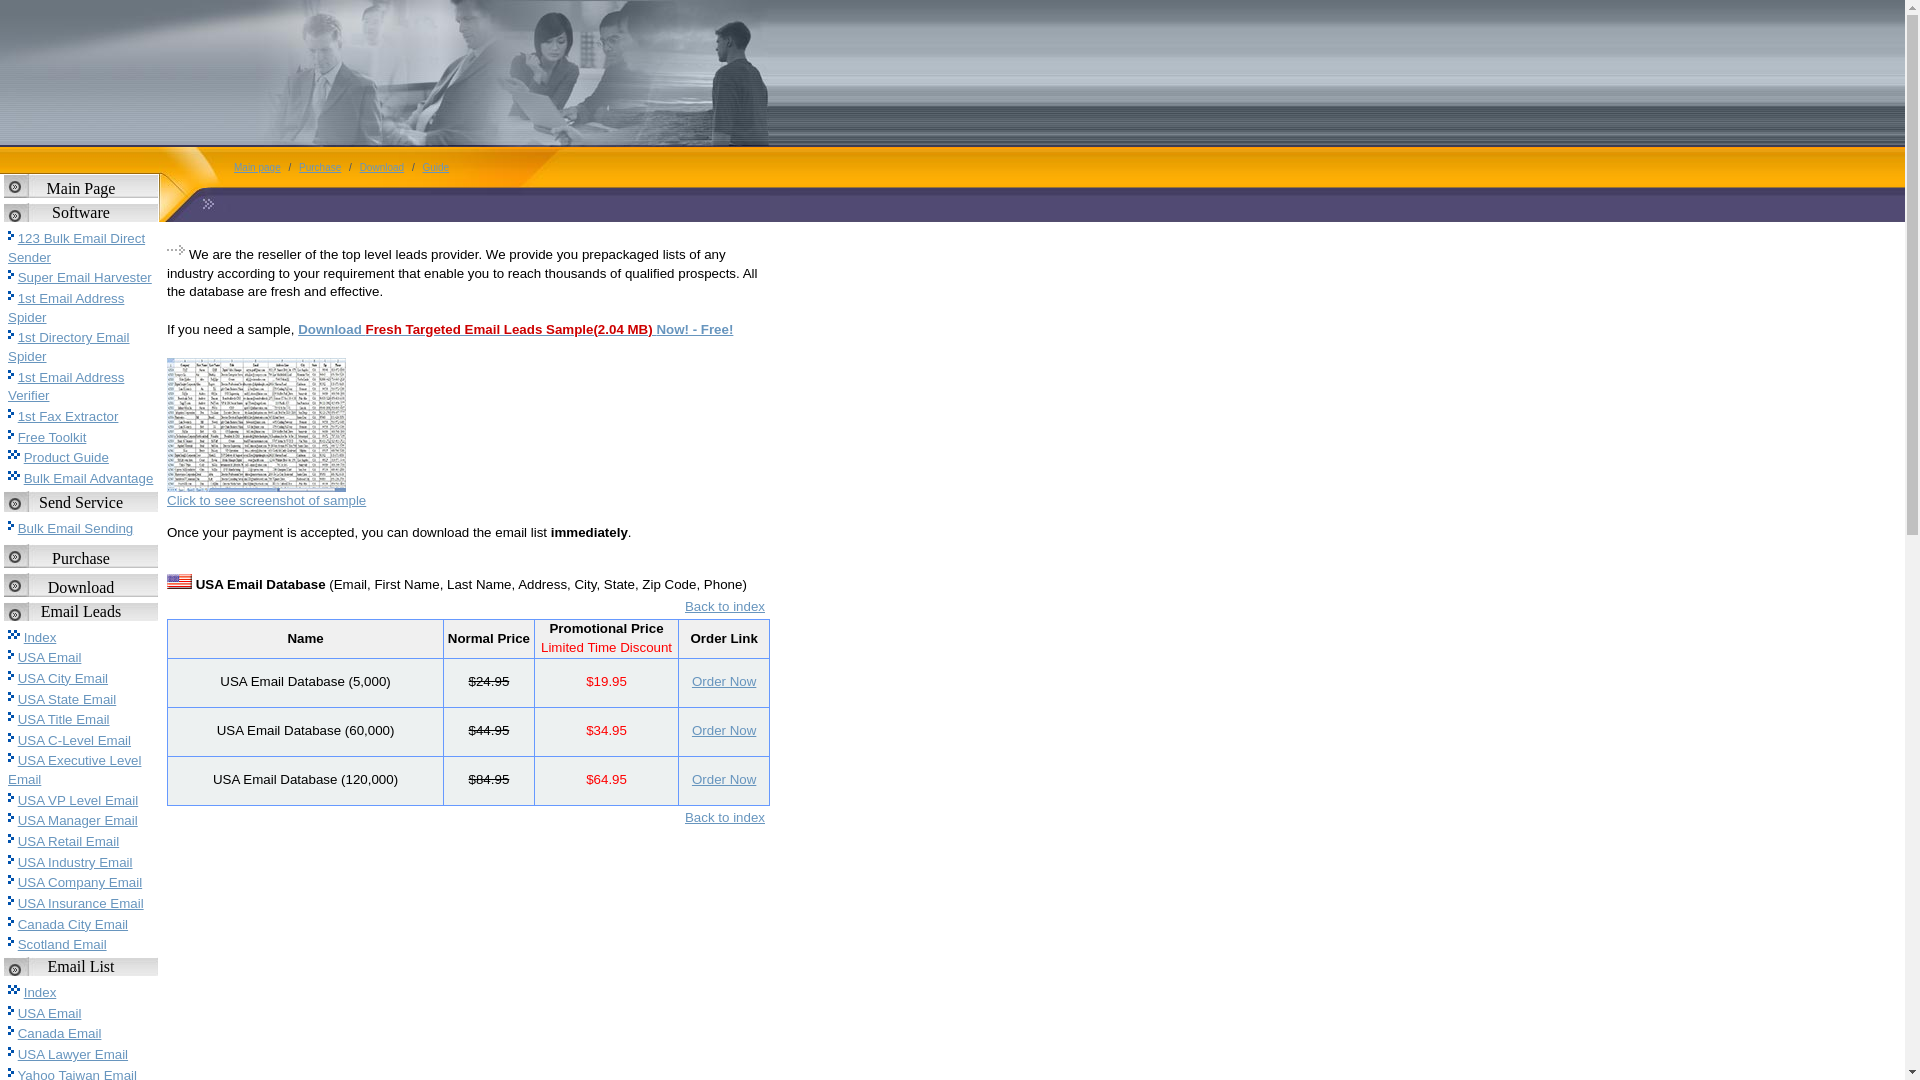 This screenshot has height=1080, width=1920. Describe the element at coordinates (80, 188) in the screenshot. I see `'Main Page'` at that location.